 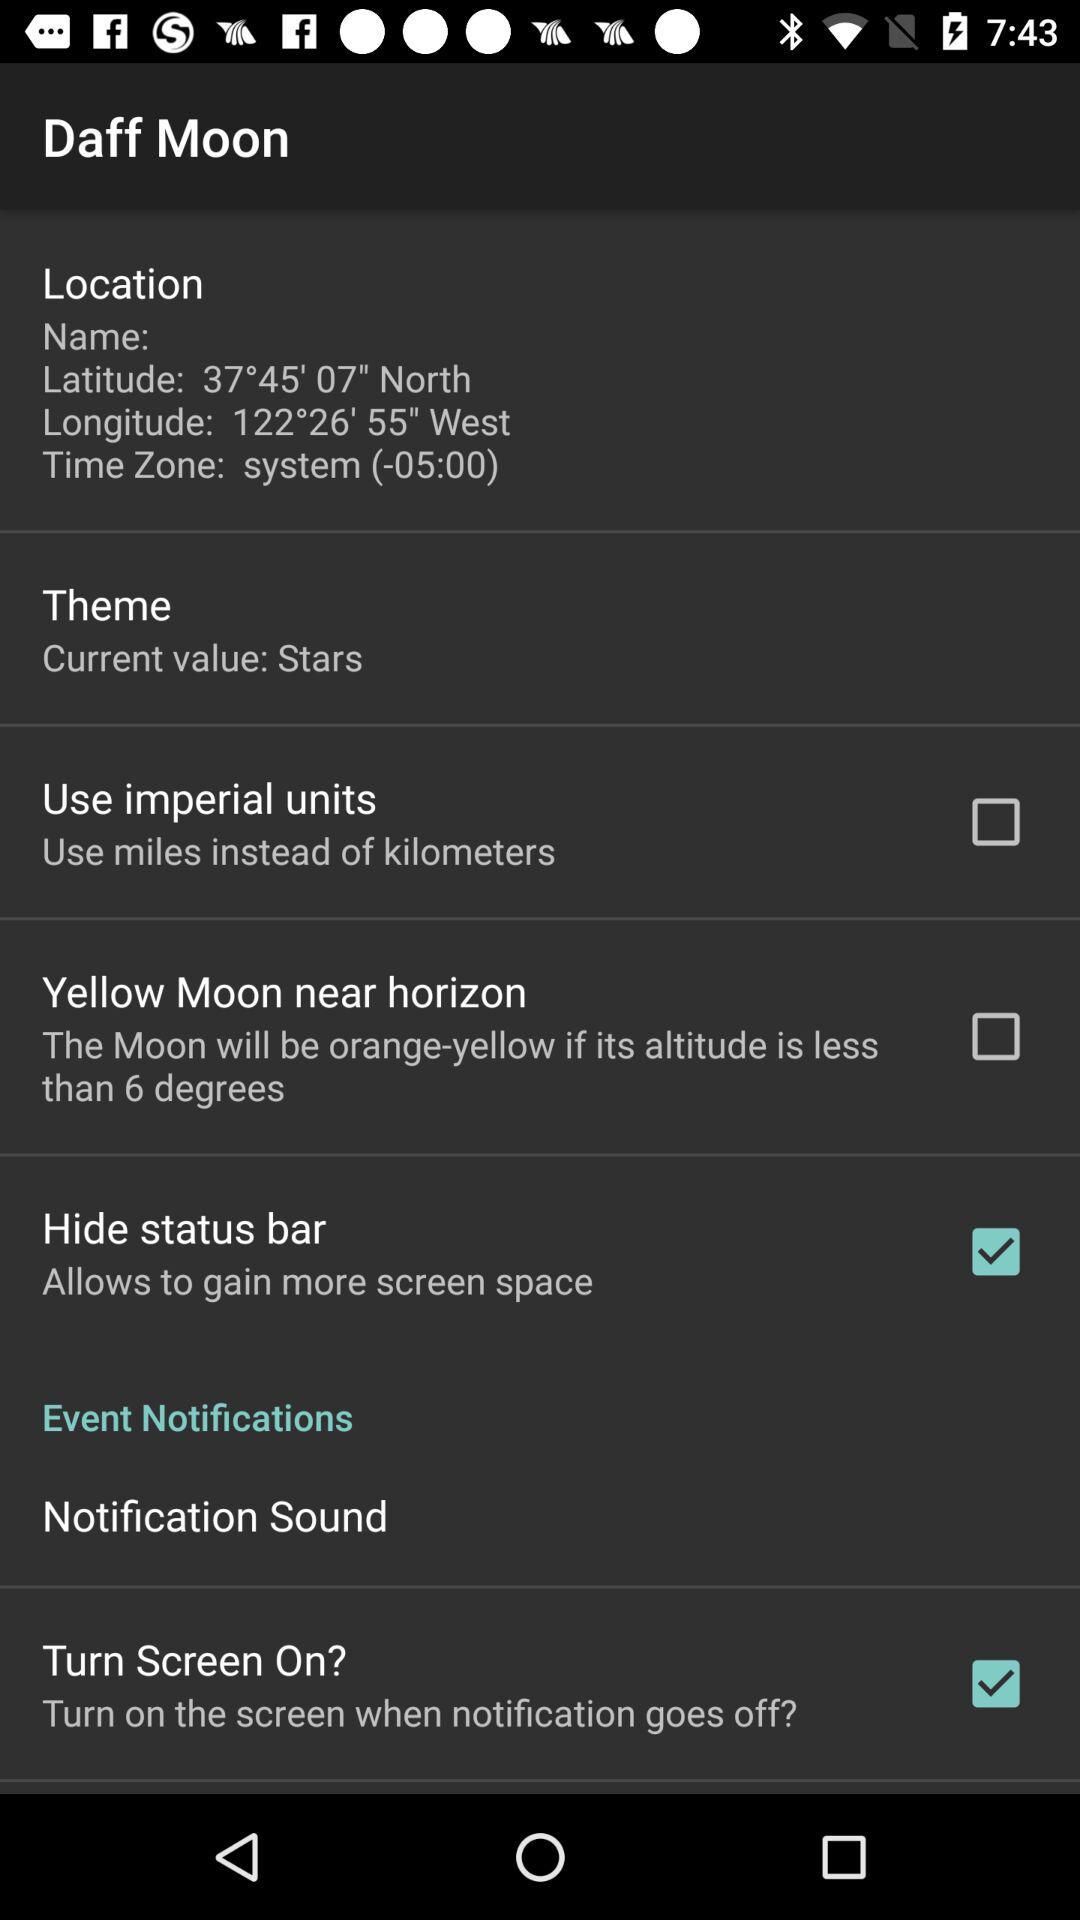 What do you see at coordinates (184, 1226) in the screenshot?
I see `hide status bar item` at bounding box center [184, 1226].